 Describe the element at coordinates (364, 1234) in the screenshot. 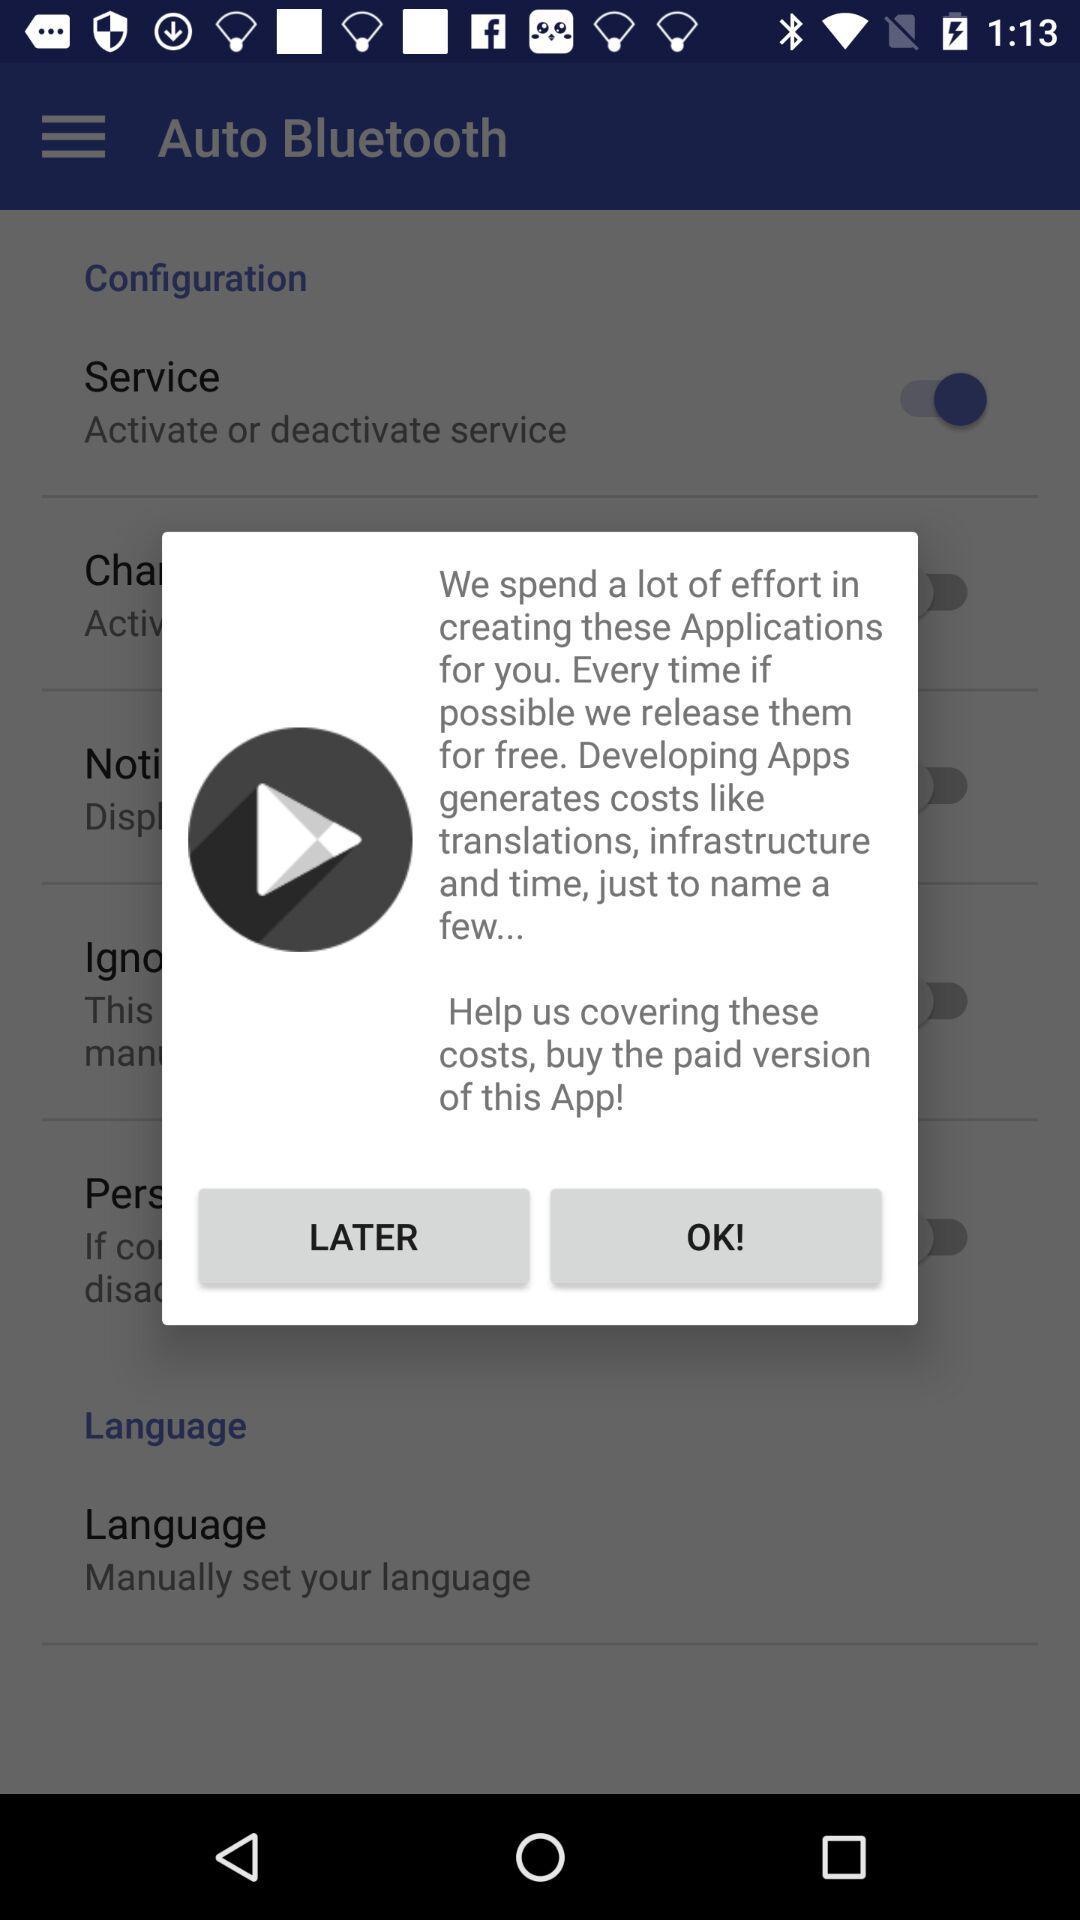

I see `later icon` at that location.